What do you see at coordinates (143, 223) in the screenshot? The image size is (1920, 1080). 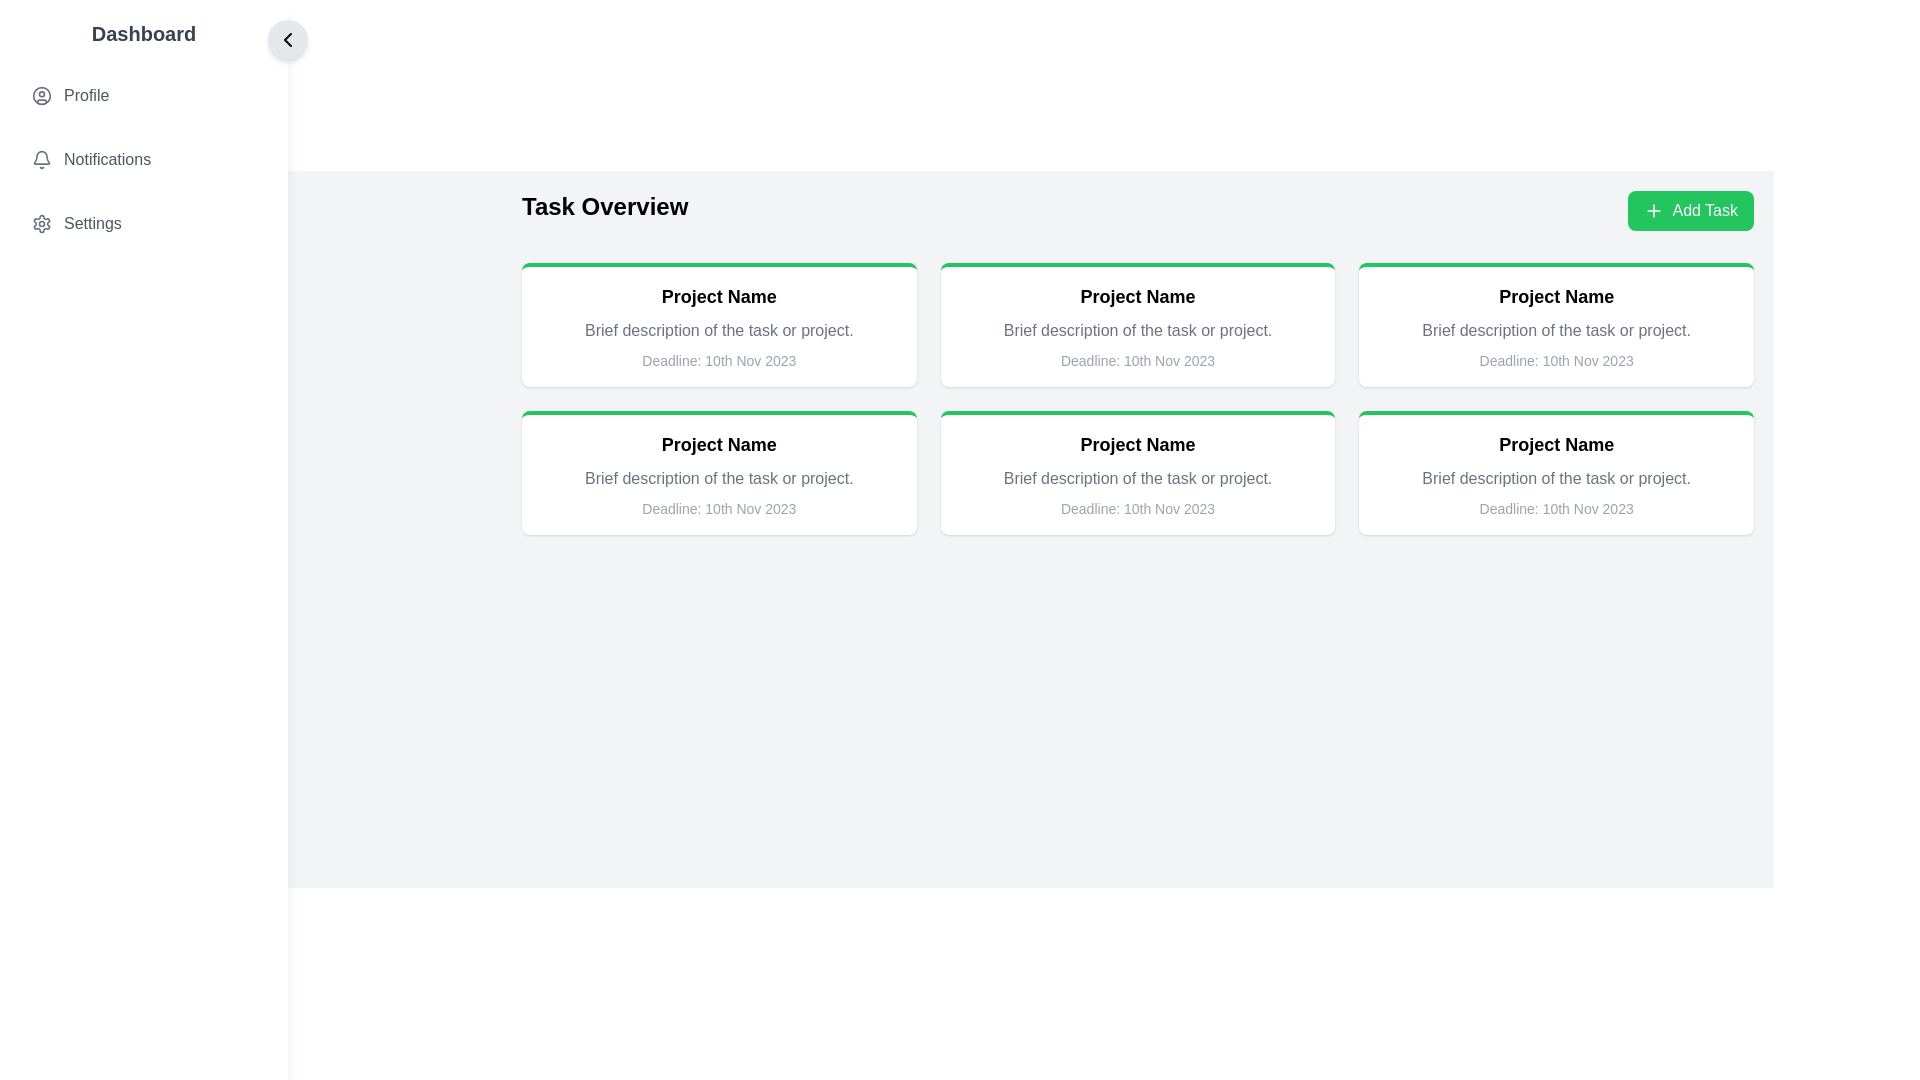 I see `the 'Settings' navigation item in the sidebar` at bounding box center [143, 223].